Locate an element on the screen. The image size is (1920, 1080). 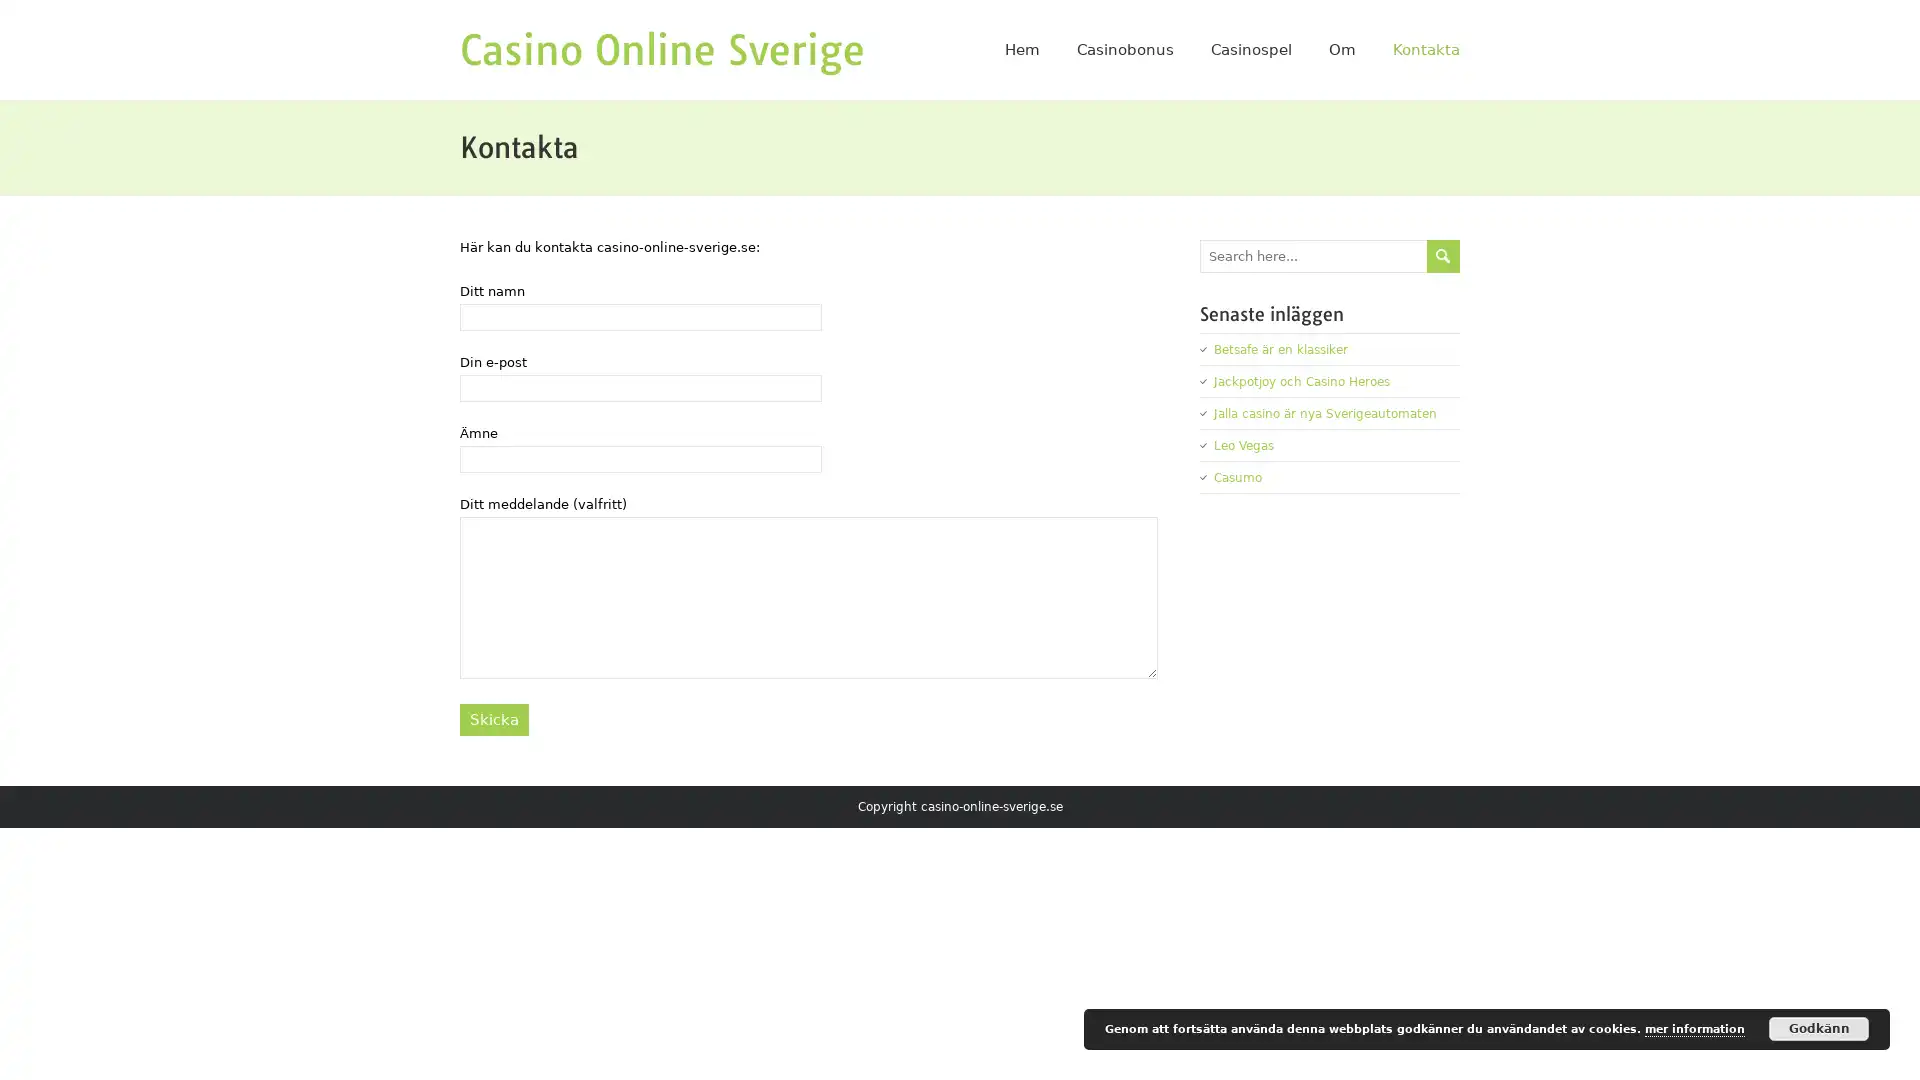
Godkann is located at coordinates (1819, 1029).